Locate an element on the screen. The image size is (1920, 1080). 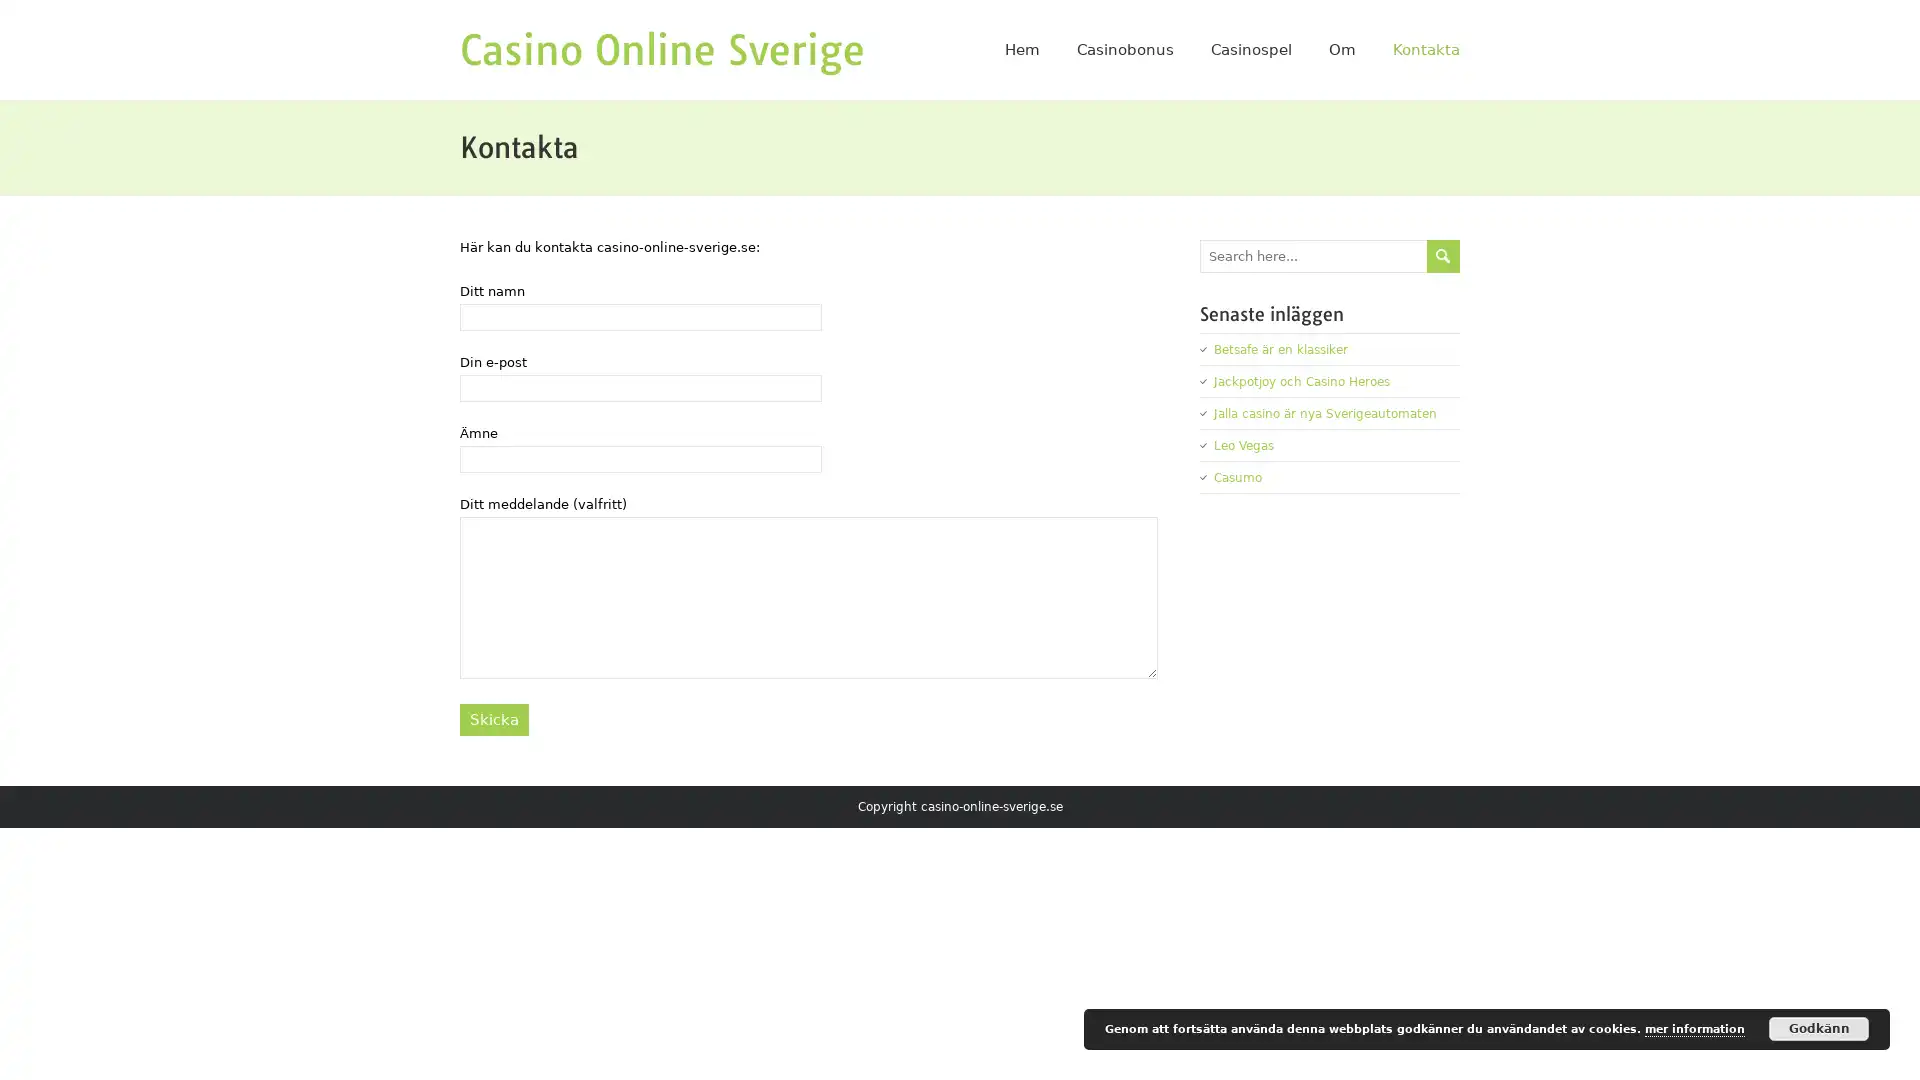
Godkann is located at coordinates (1819, 1029).